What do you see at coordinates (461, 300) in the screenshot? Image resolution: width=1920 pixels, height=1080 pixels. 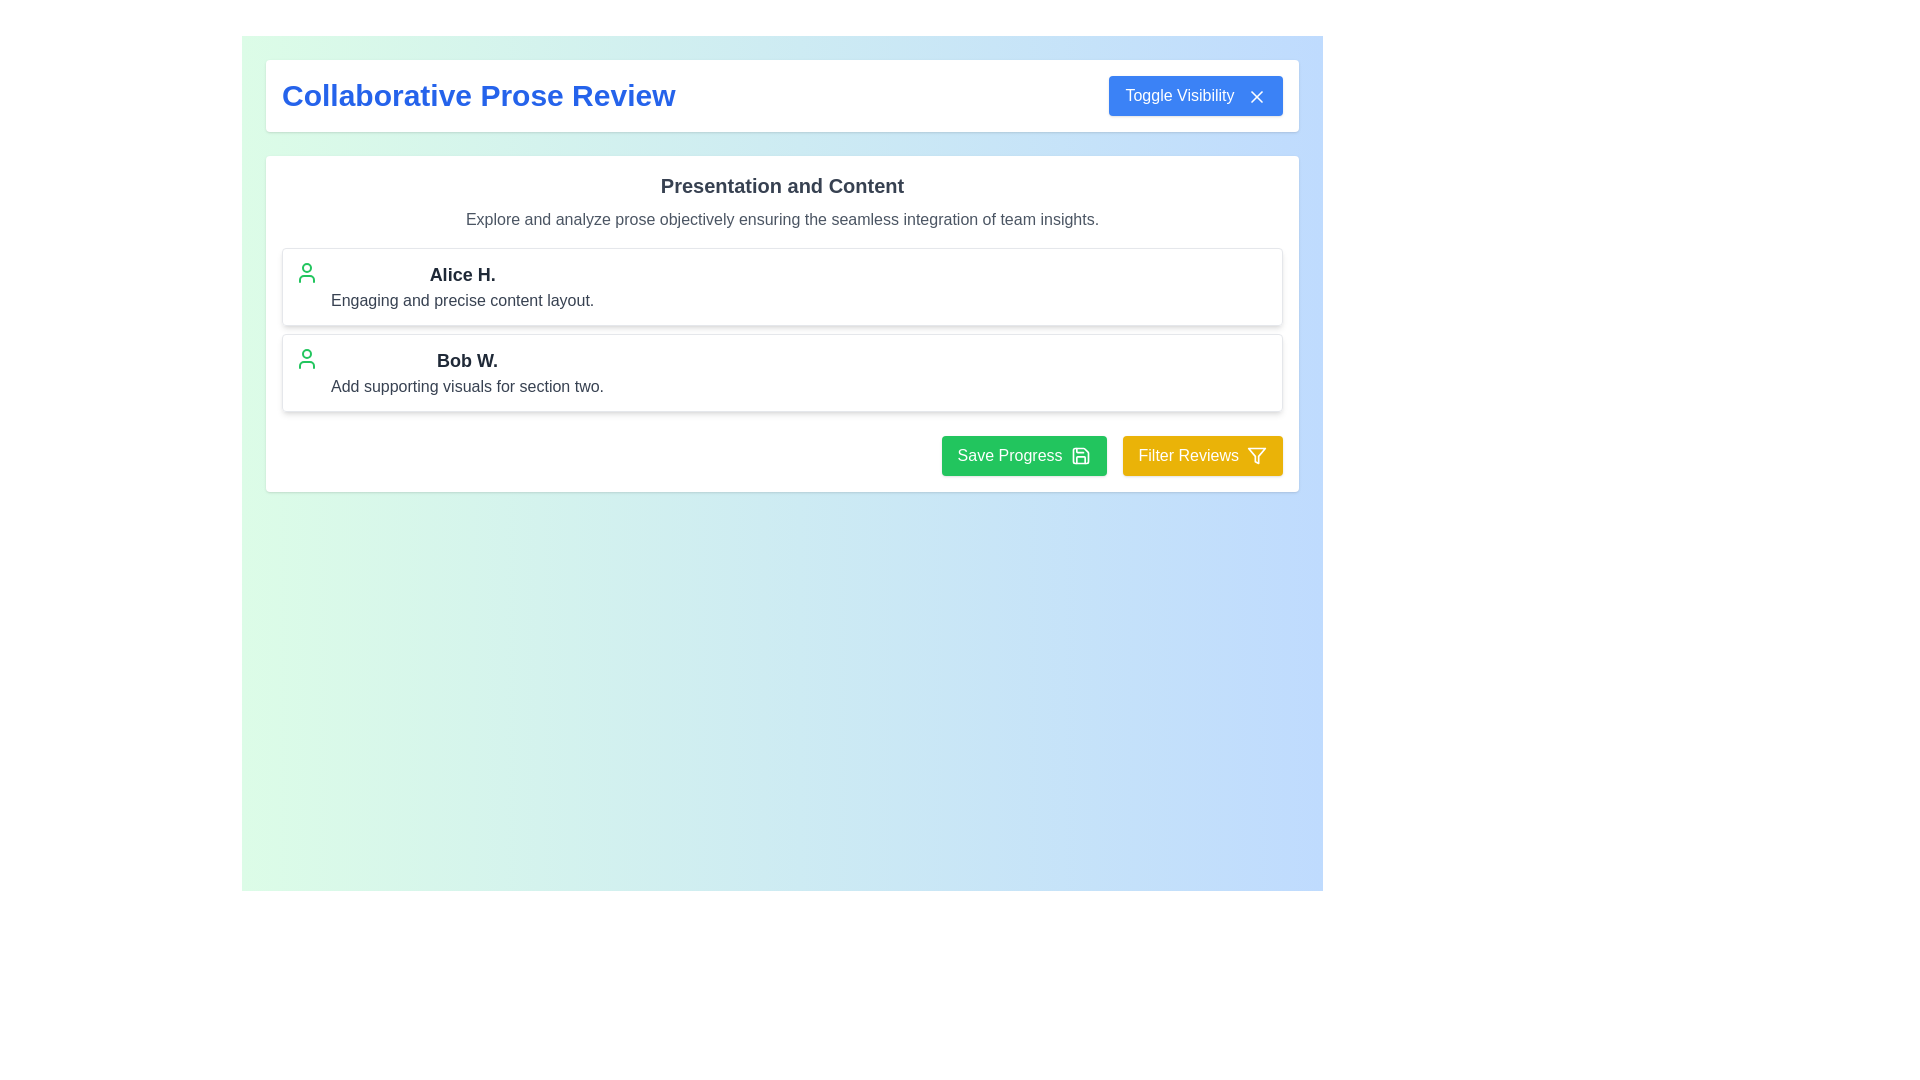 I see `the static text label providing a description related to Alice H.'s section in the collaborative prose review context` at bounding box center [461, 300].